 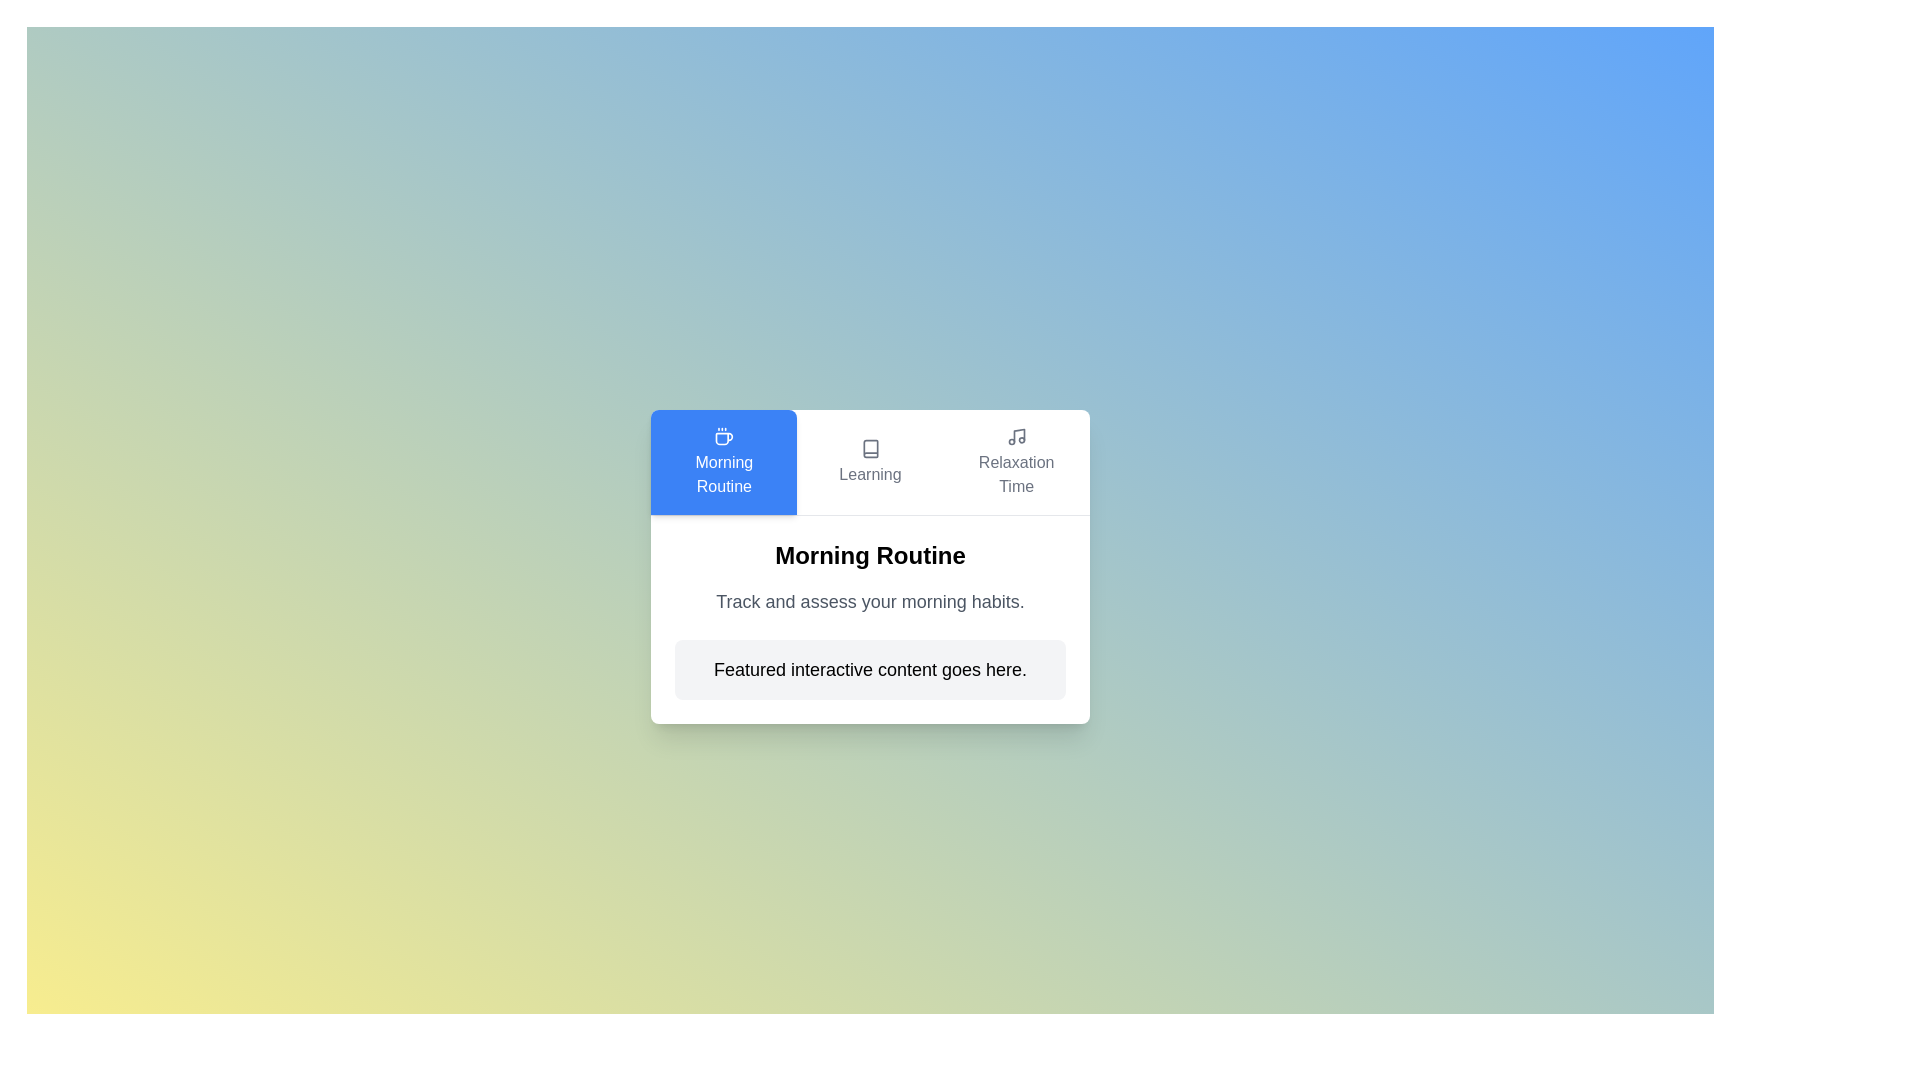 I want to click on the tab labeled Relaxation Time to observe its hover effect, so click(x=1016, y=462).